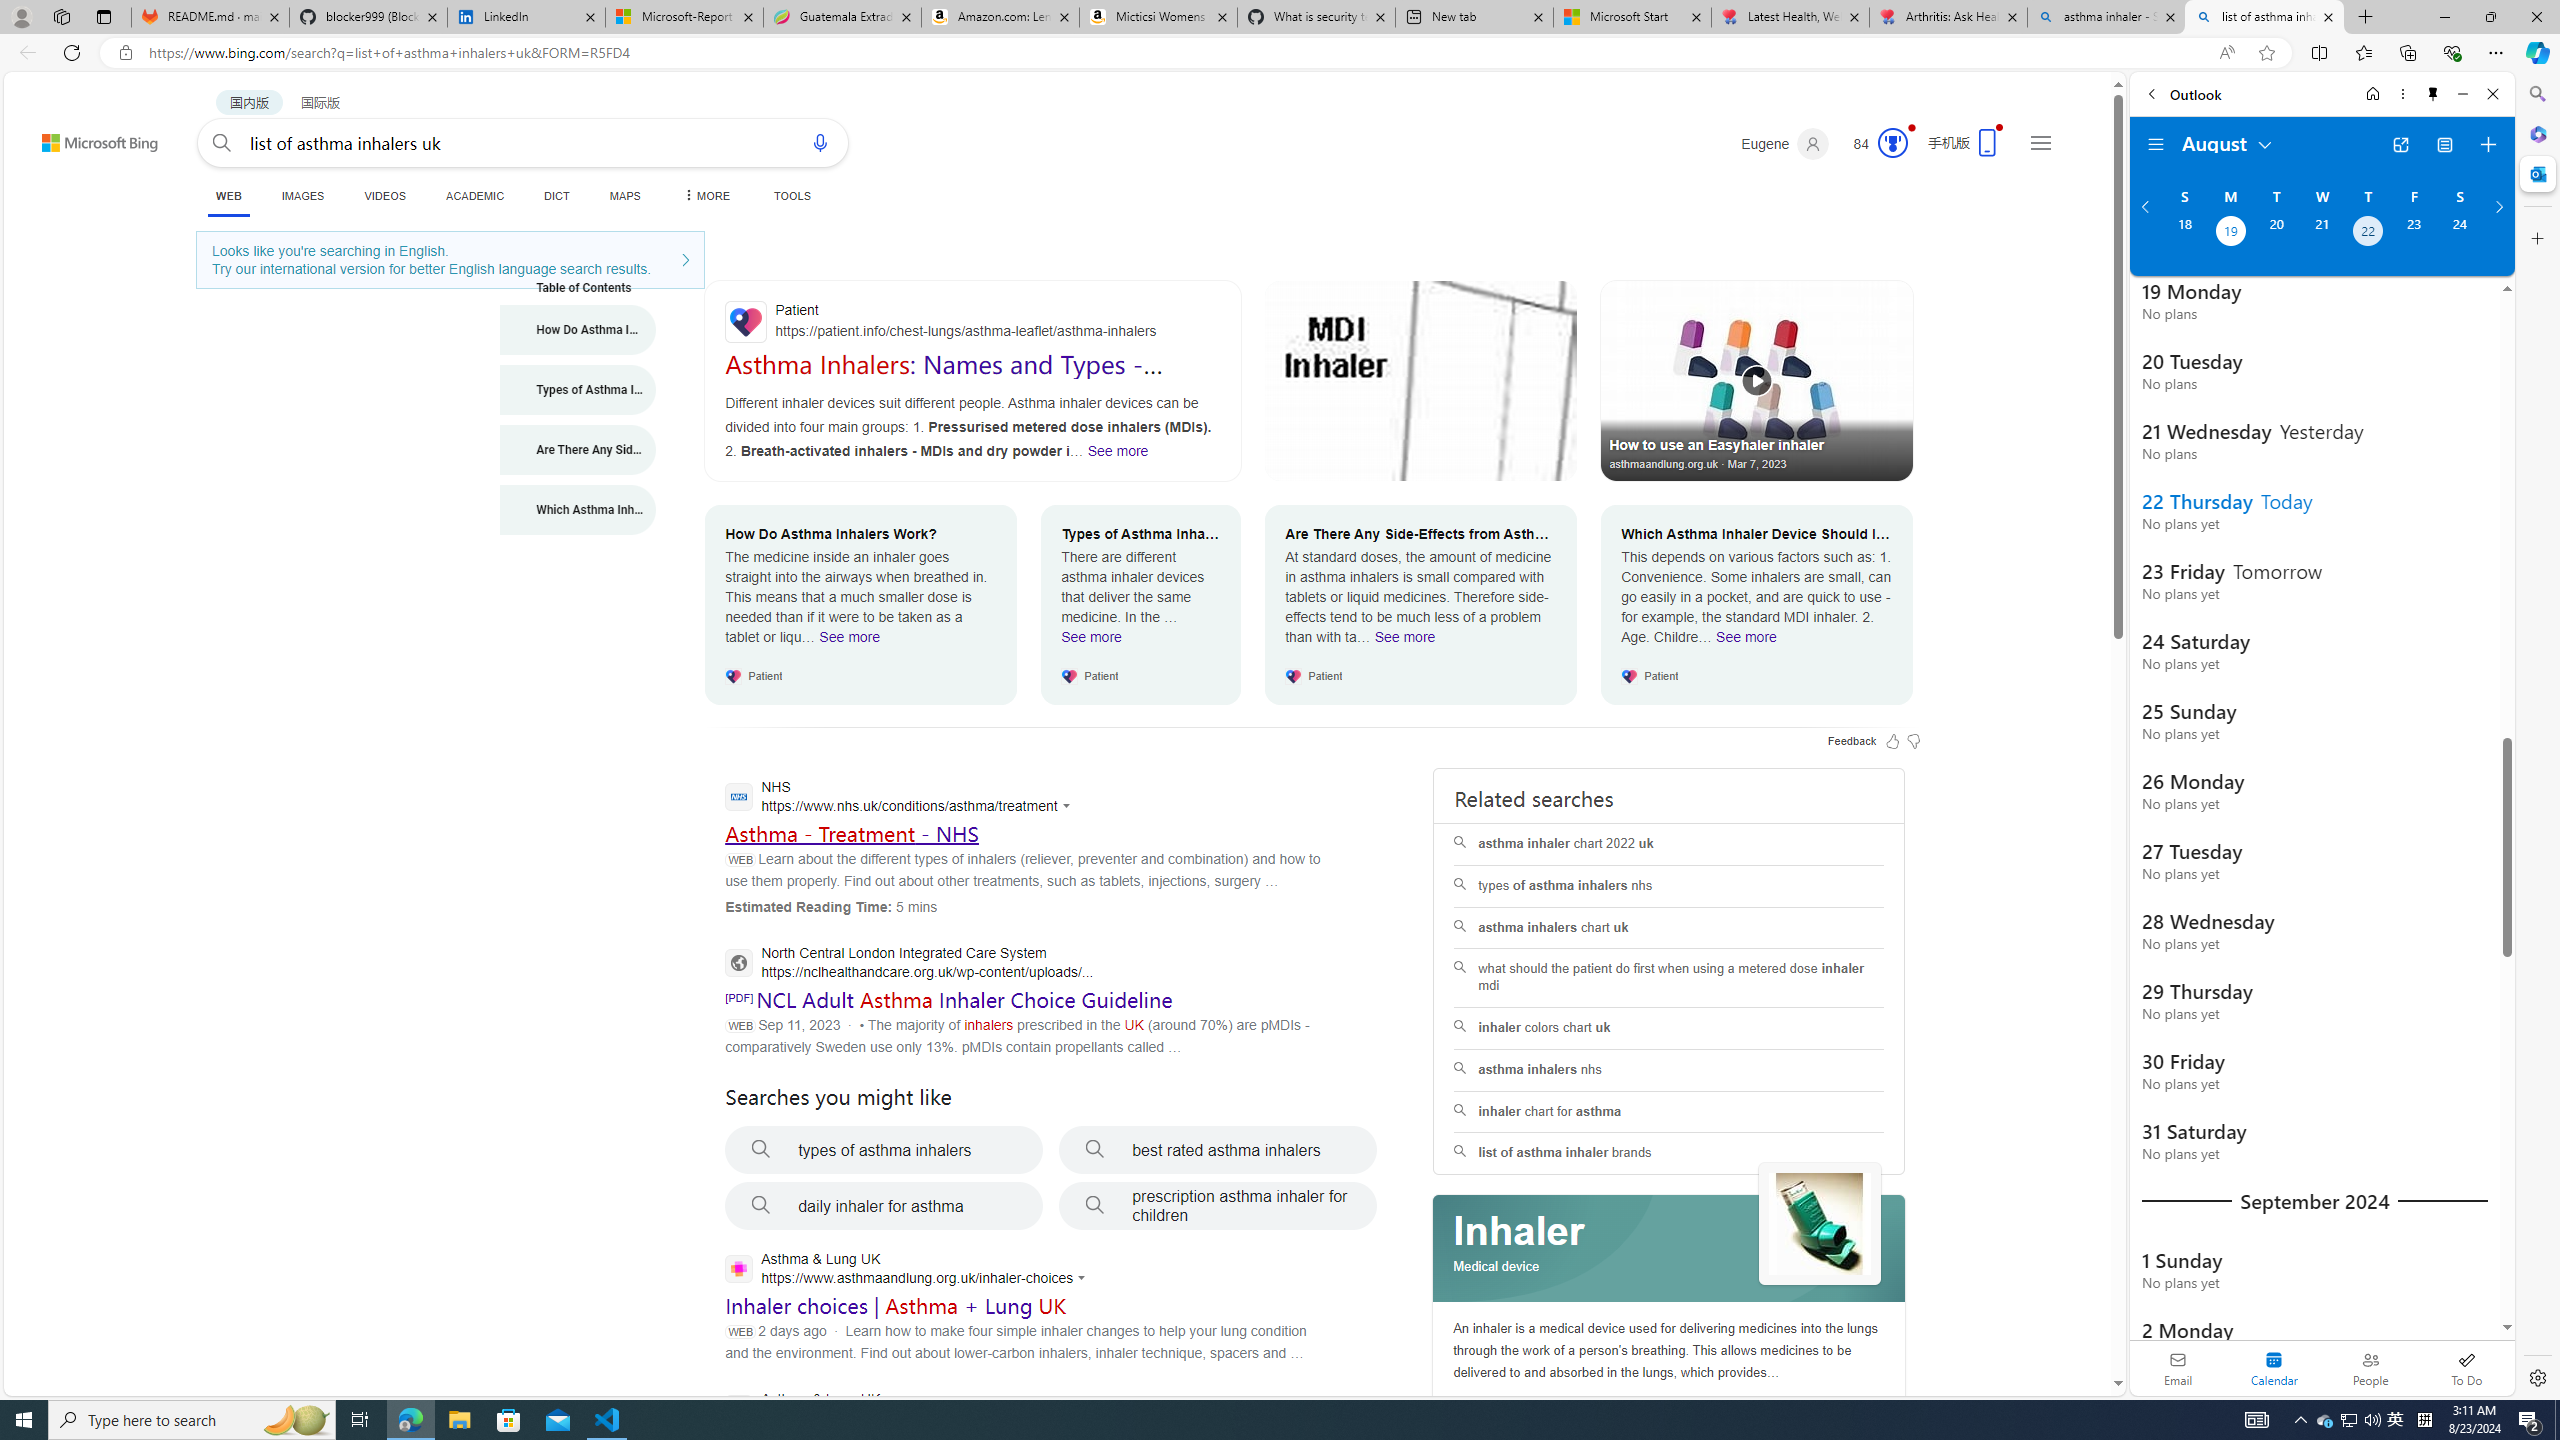 The height and width of the screenshot is (1440, 2560). What do you see at coordinates (1668, 1068) in the screenshot?
I see `'asthma inhalers nhs'` at bounding box center [1668, 1068].